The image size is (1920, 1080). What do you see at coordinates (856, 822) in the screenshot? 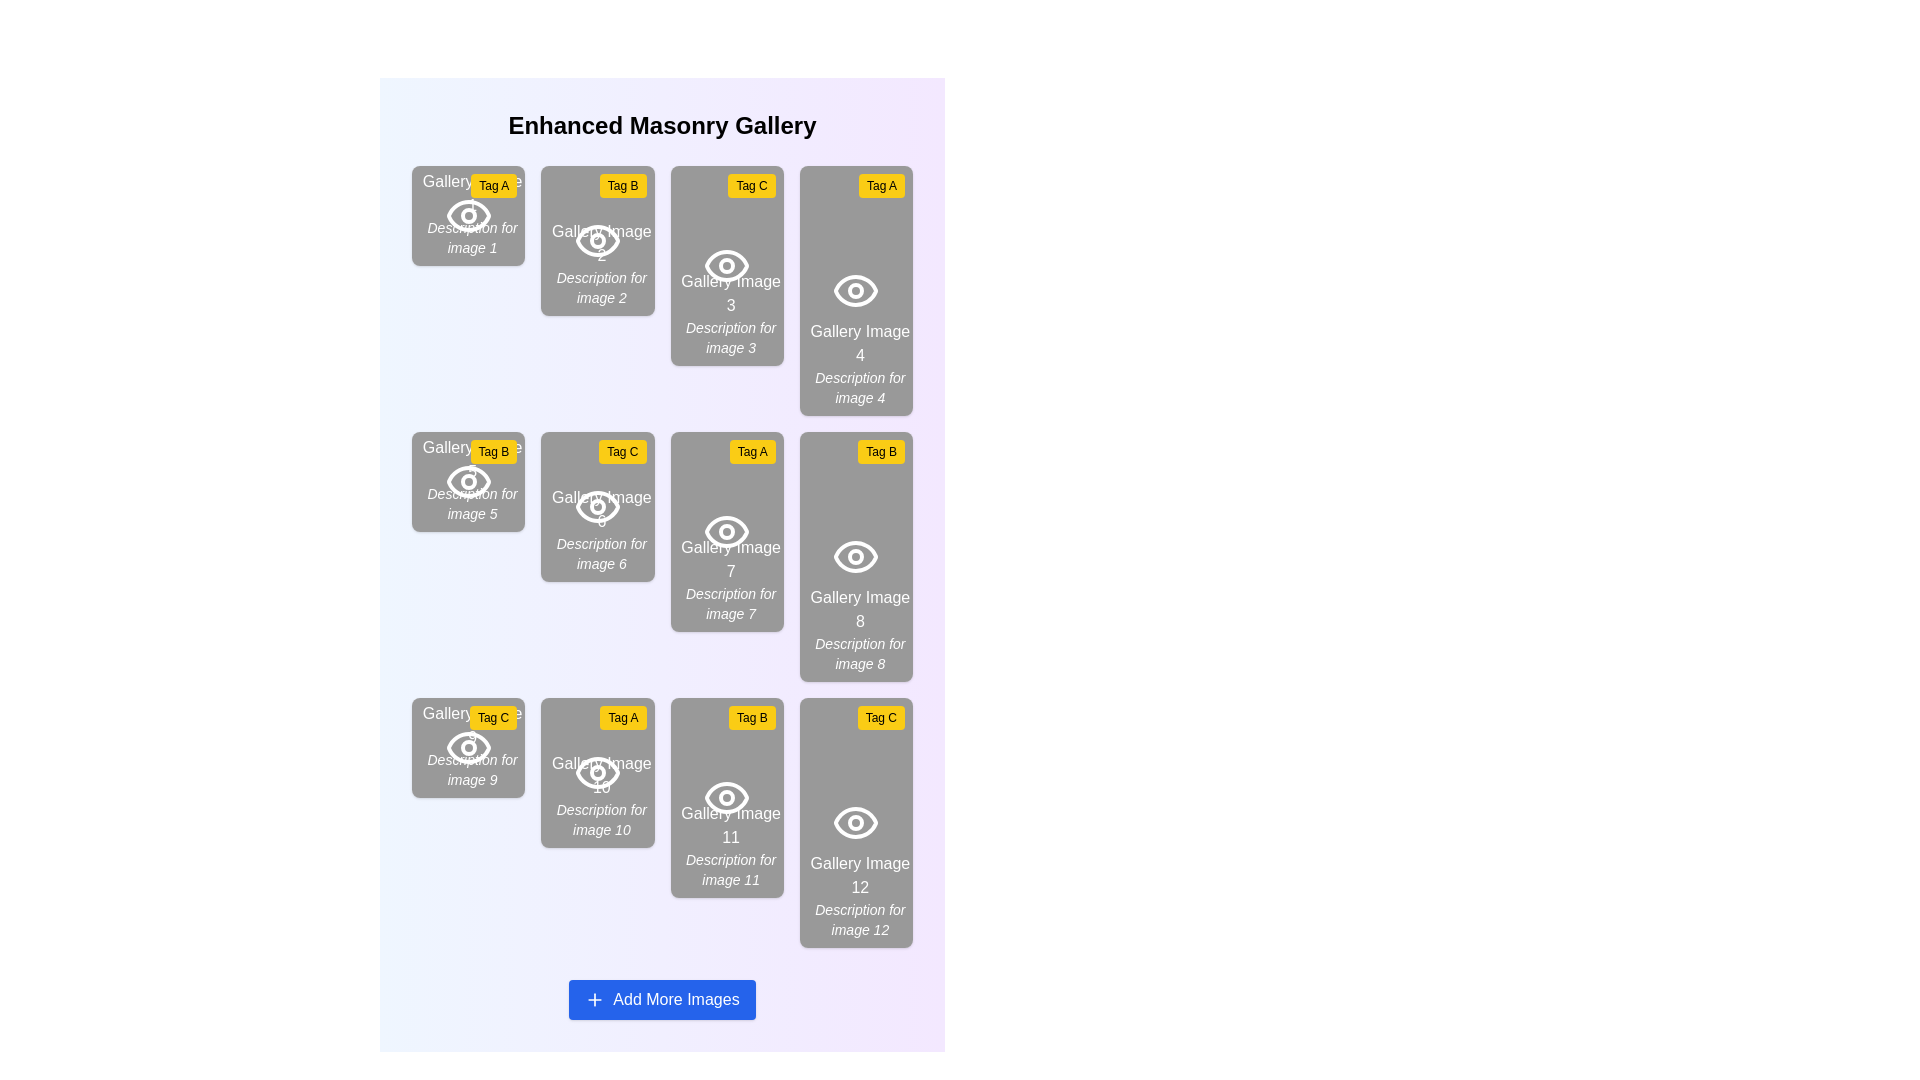
I see `the circular SVG element resembling an eye within the tile labeled 'Gallery Image 12', which includes a yellow tag labeled 'Tag C'` at bounding box center [856, 822].